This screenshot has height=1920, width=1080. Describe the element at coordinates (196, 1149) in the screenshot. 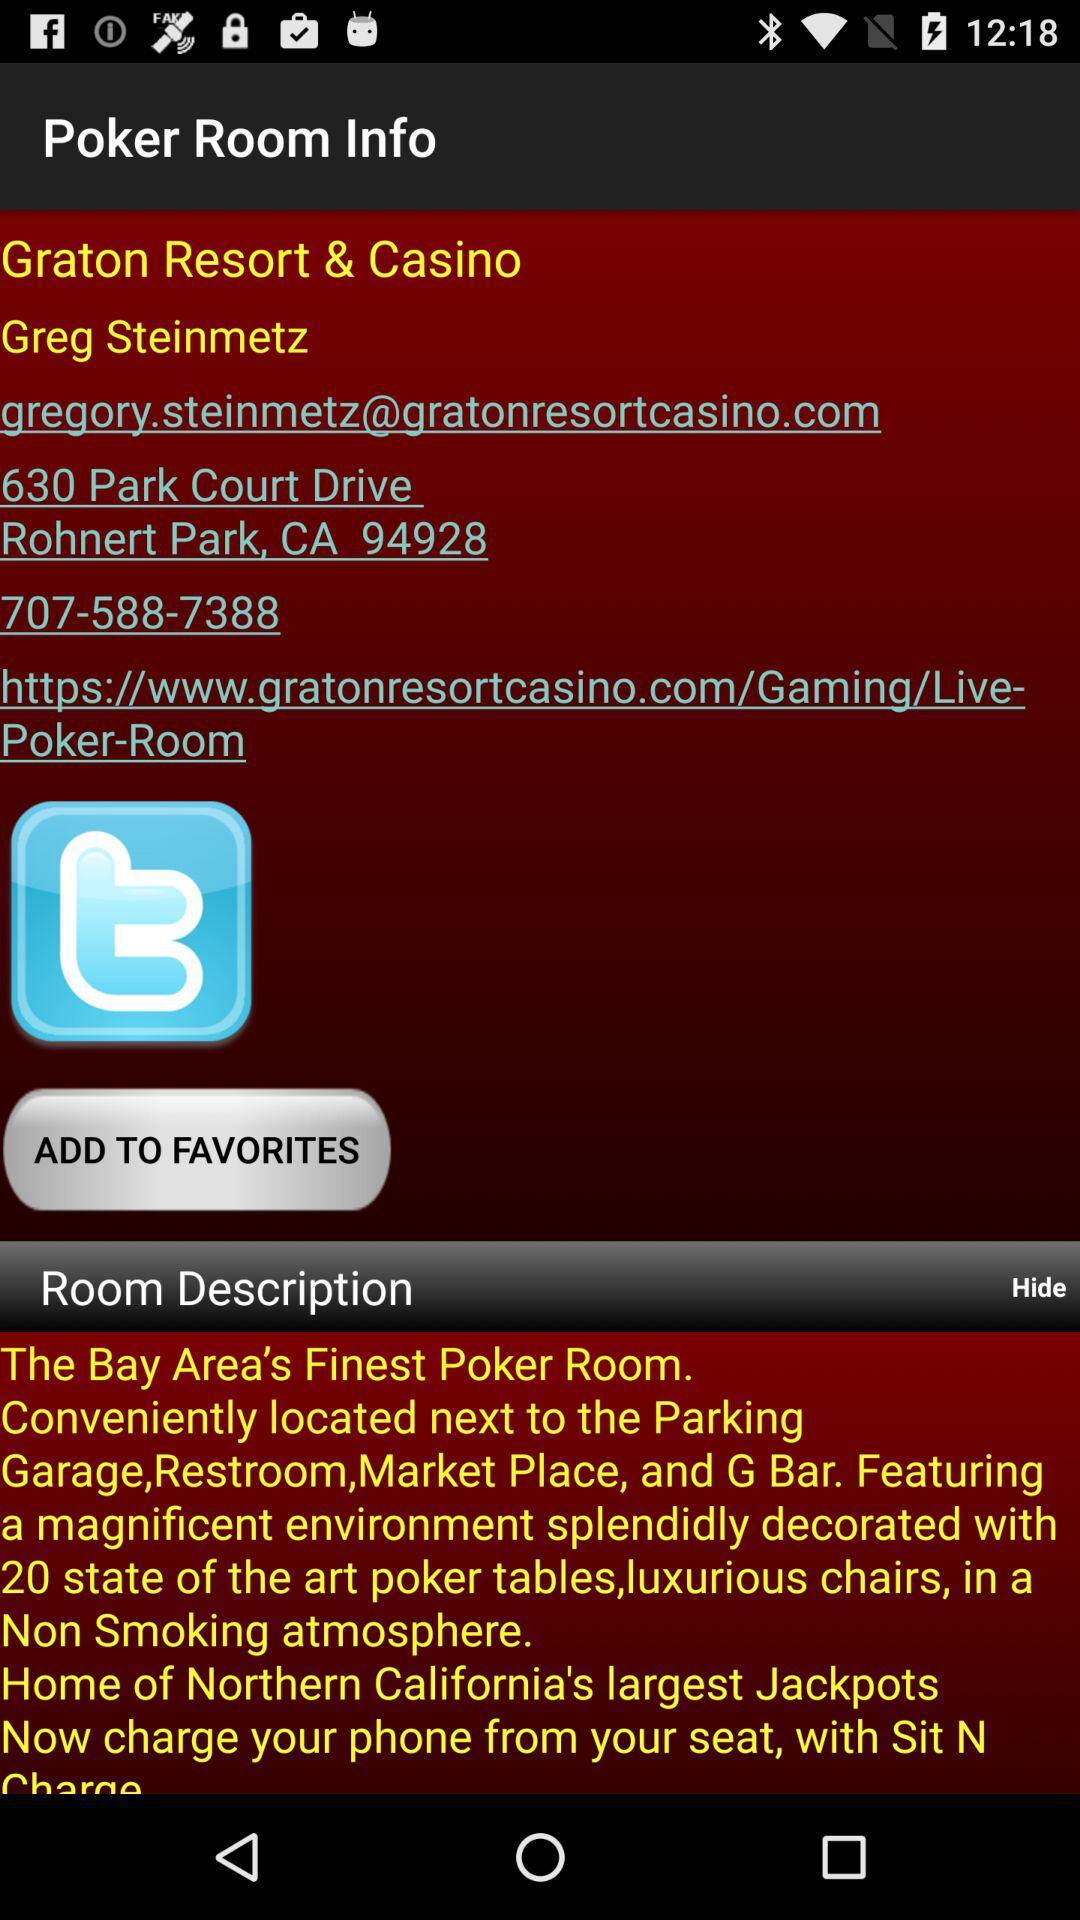

I see `the add to favorites` at that location.